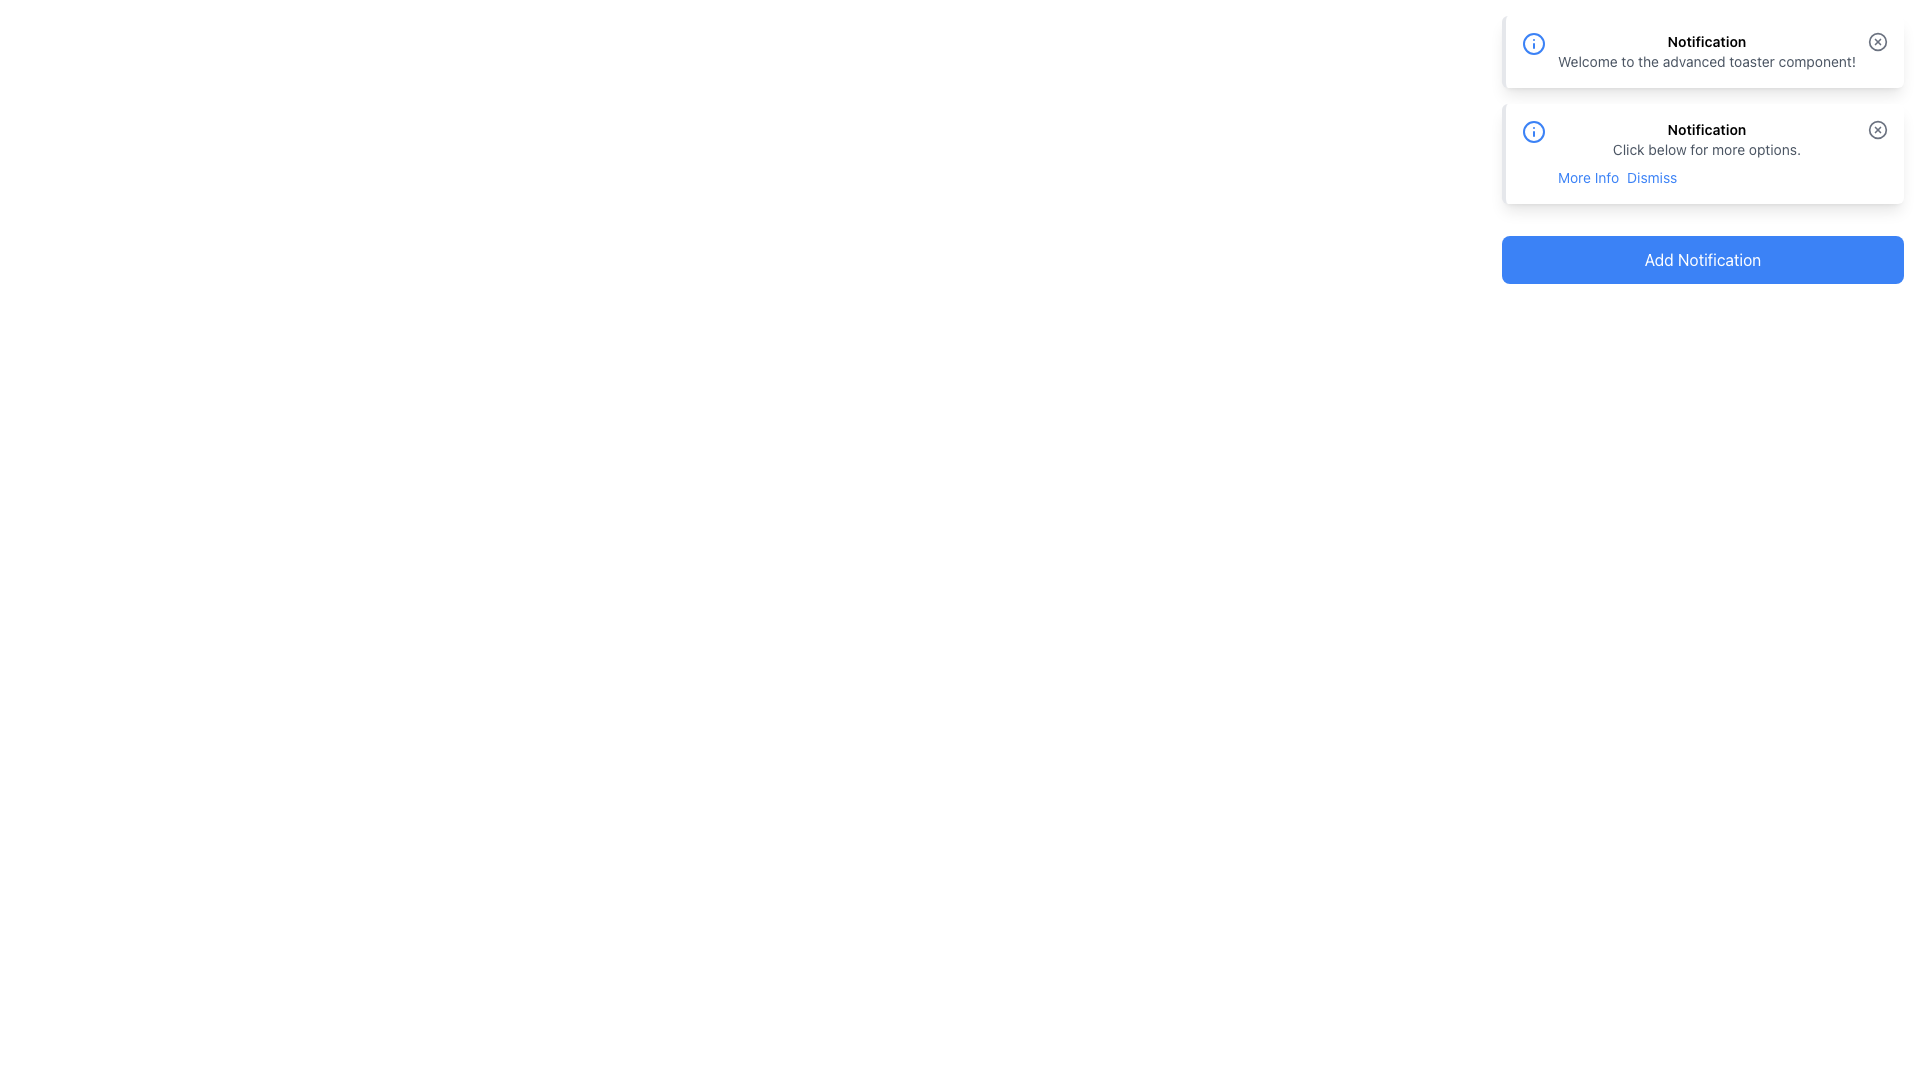  What do you see at coordinates (1876, 42) in the screenshot?
I see `the small circular close button with an 'X' icon located in the top-right corner of the notification card titled 'Notification'` at bounding box center [1876, 42].